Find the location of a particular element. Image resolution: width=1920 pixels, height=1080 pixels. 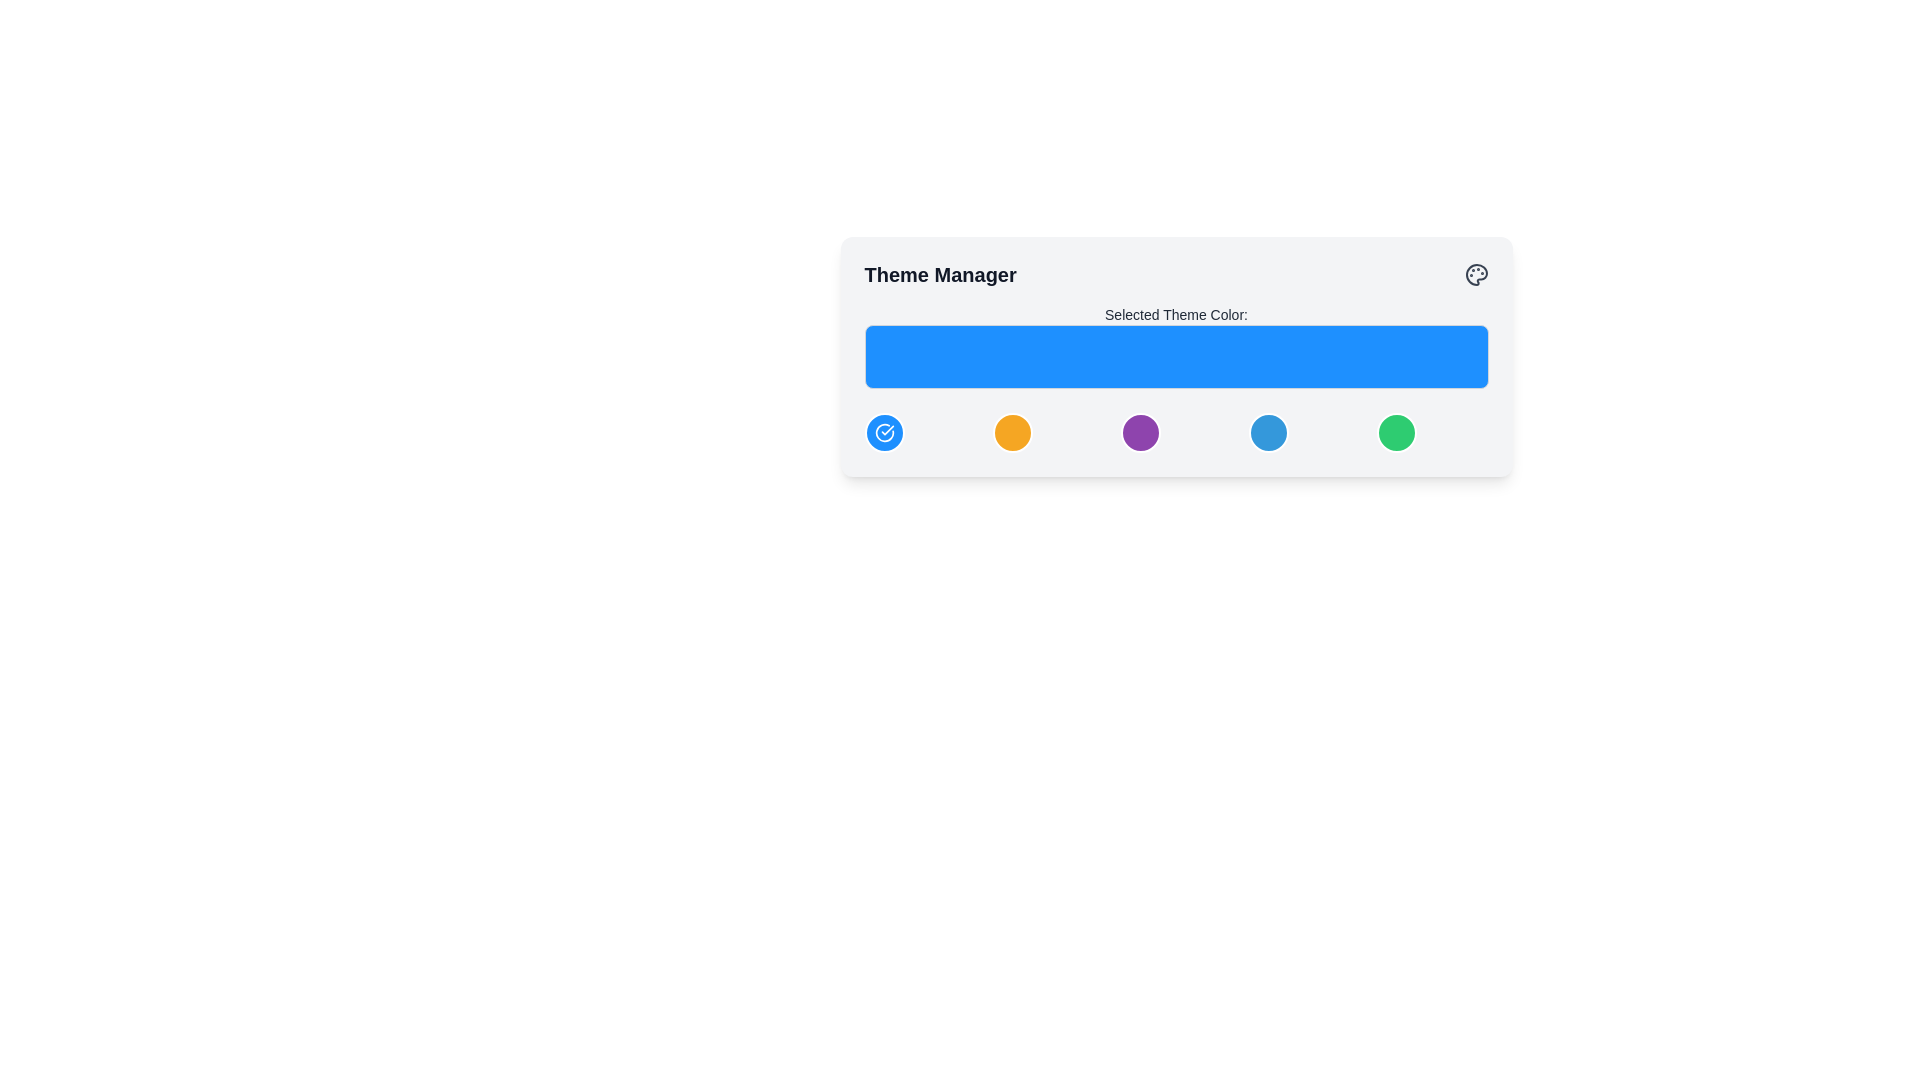

the first circular button with a blue background and a white border, which contains a white checkmark icon is located at coordinates (883, 431).